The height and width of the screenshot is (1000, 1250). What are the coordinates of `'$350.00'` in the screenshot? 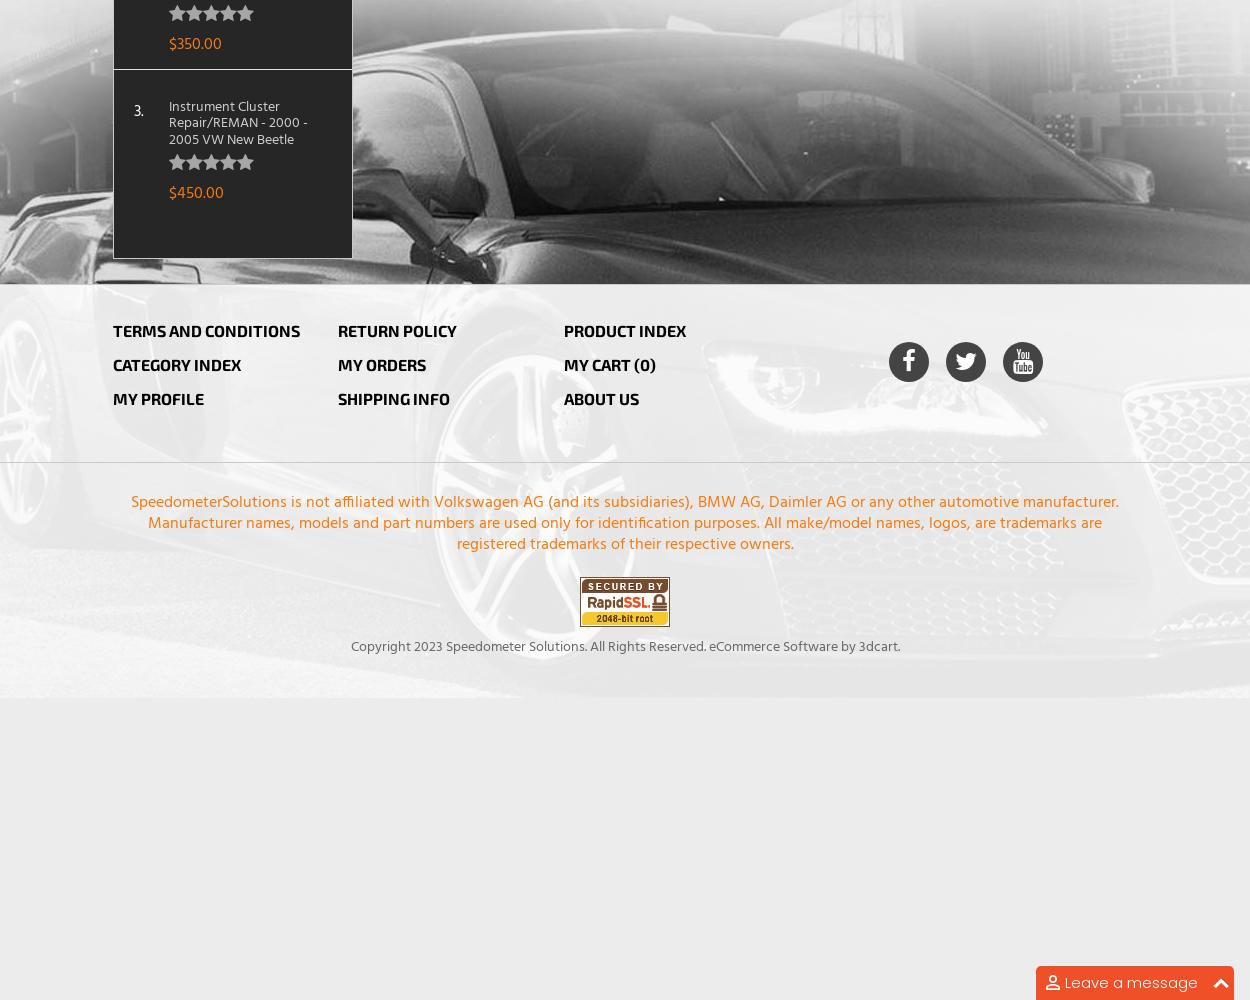 It's located at (193, 44).